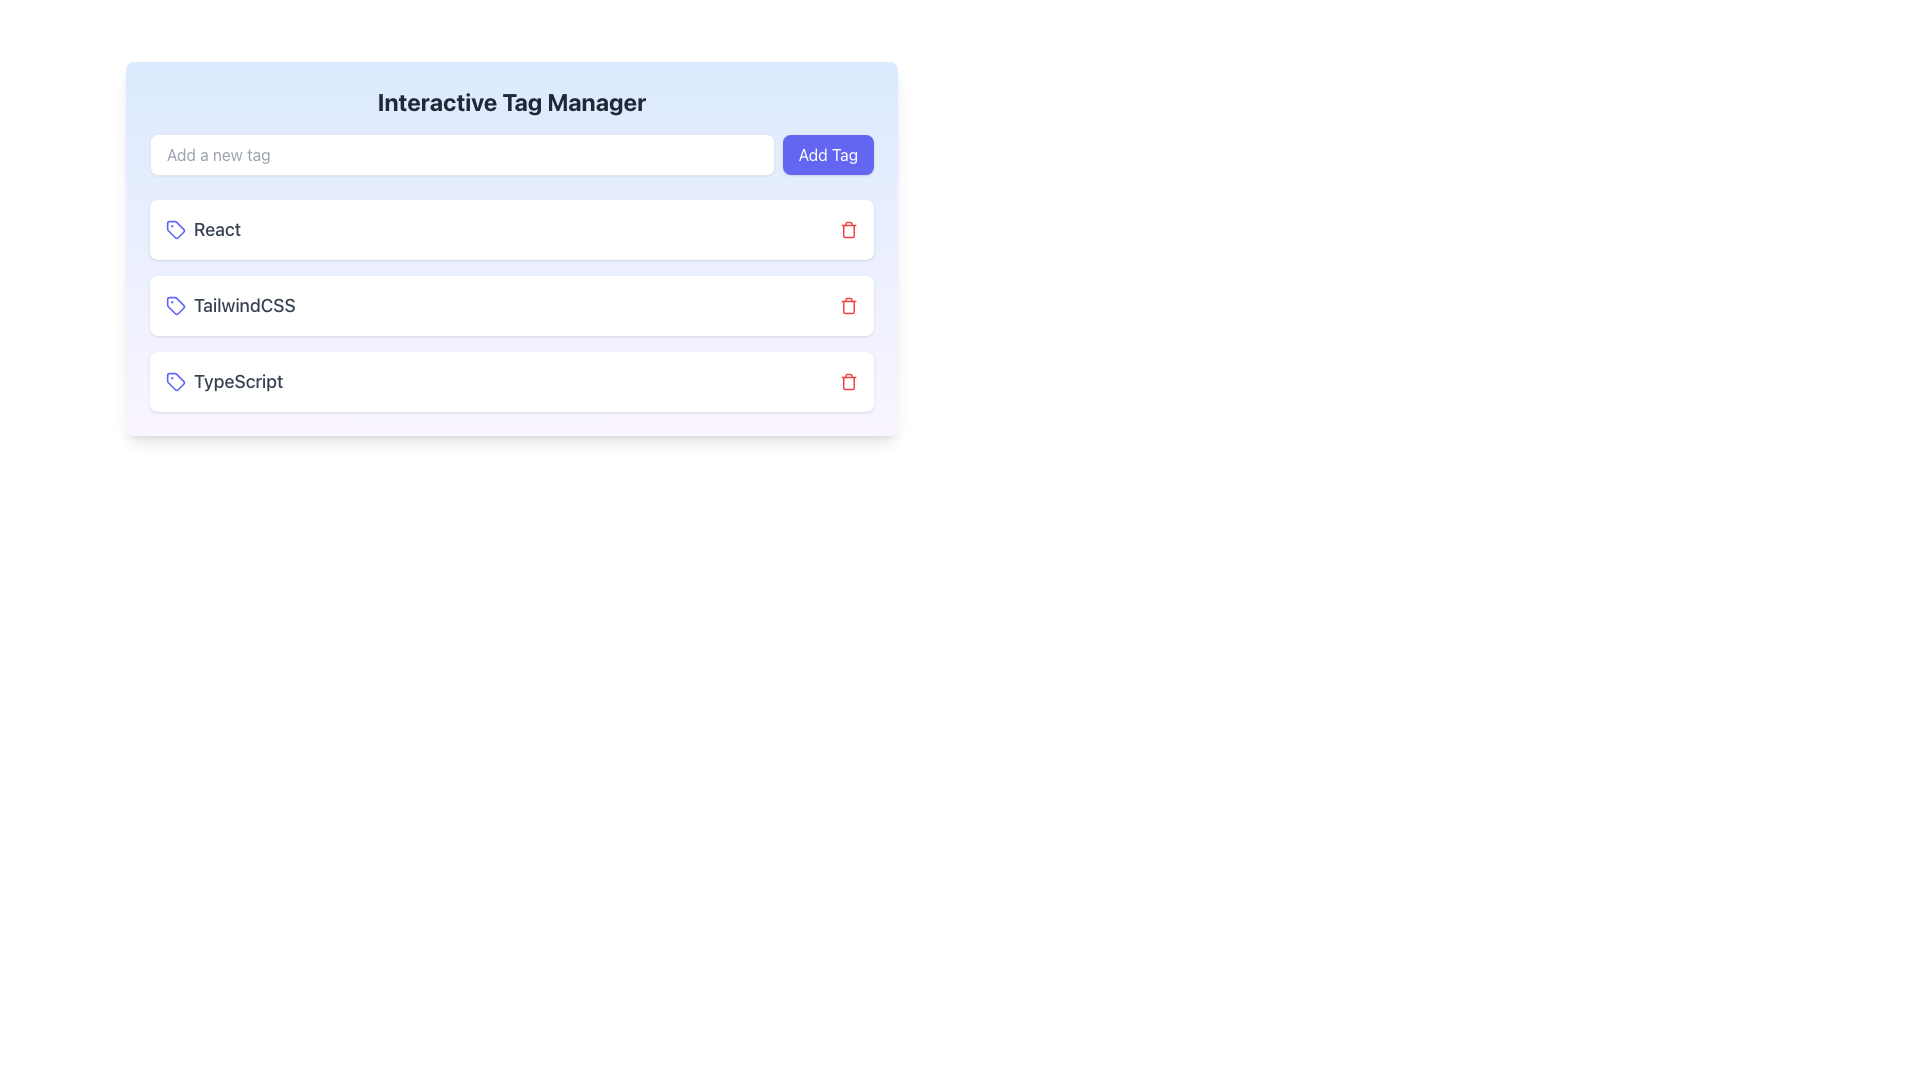  Describe the element at coordinates (230, 305) in the screenshot. I see `the 'TailwindCSS' list item, which consists of a purple rounded tag icon and a gray text label, positioned centrally within a white card, between 'React' and 'TypeScript'` at that location.